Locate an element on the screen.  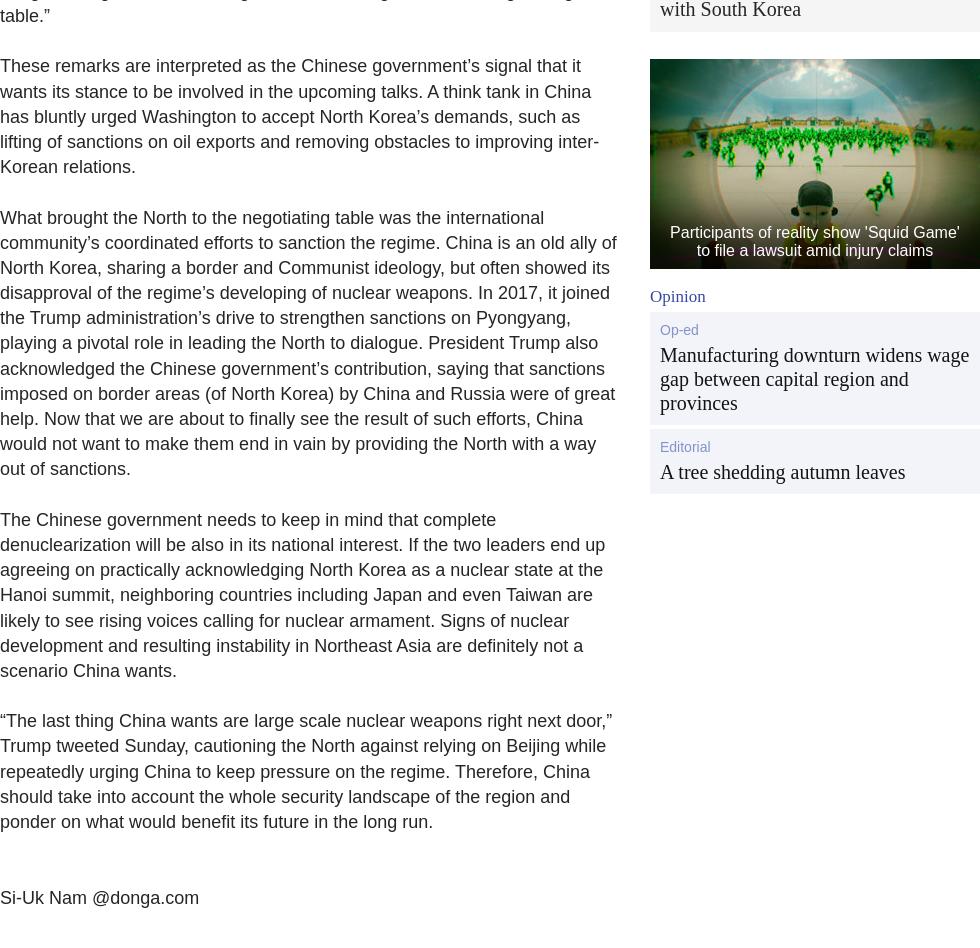
'Op-ed' is located at coordinates (679, 328).